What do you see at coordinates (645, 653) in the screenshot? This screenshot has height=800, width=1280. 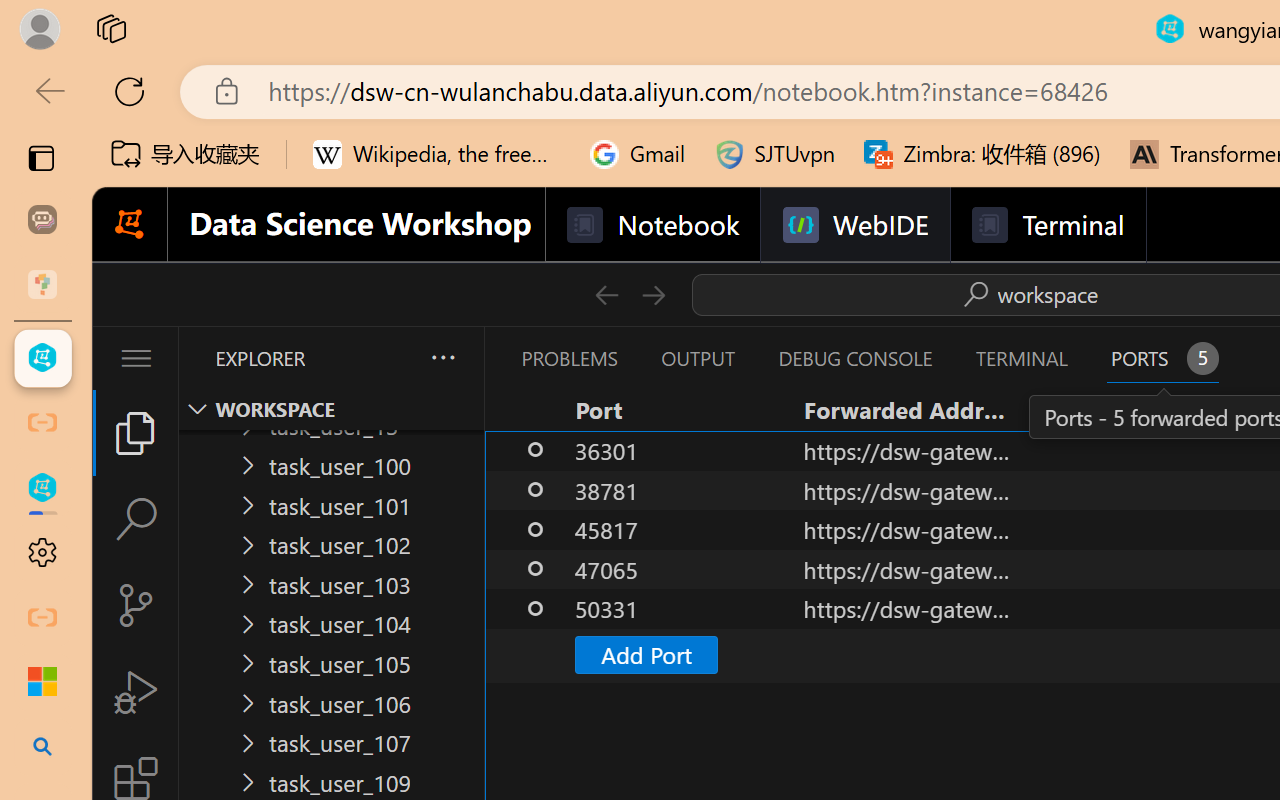 I see `'Add Port'` at bounding box center [645, 653].